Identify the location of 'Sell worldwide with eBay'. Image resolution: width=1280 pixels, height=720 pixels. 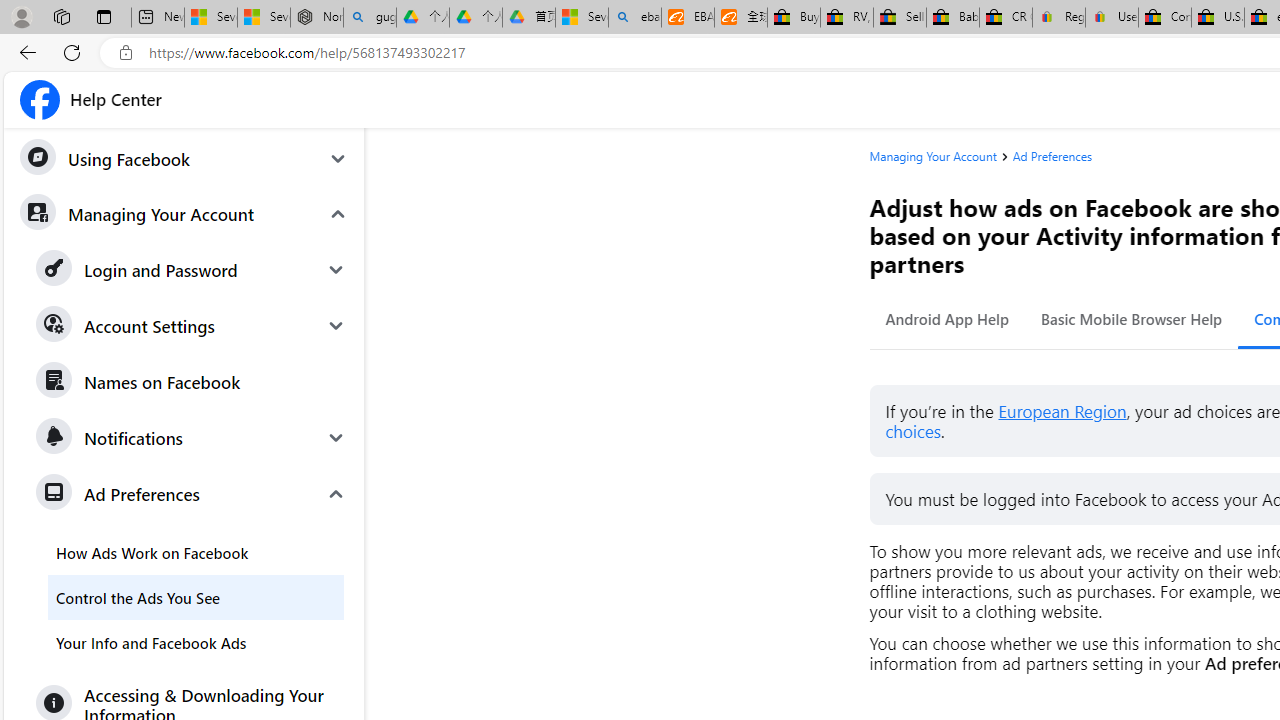
(898, 17).